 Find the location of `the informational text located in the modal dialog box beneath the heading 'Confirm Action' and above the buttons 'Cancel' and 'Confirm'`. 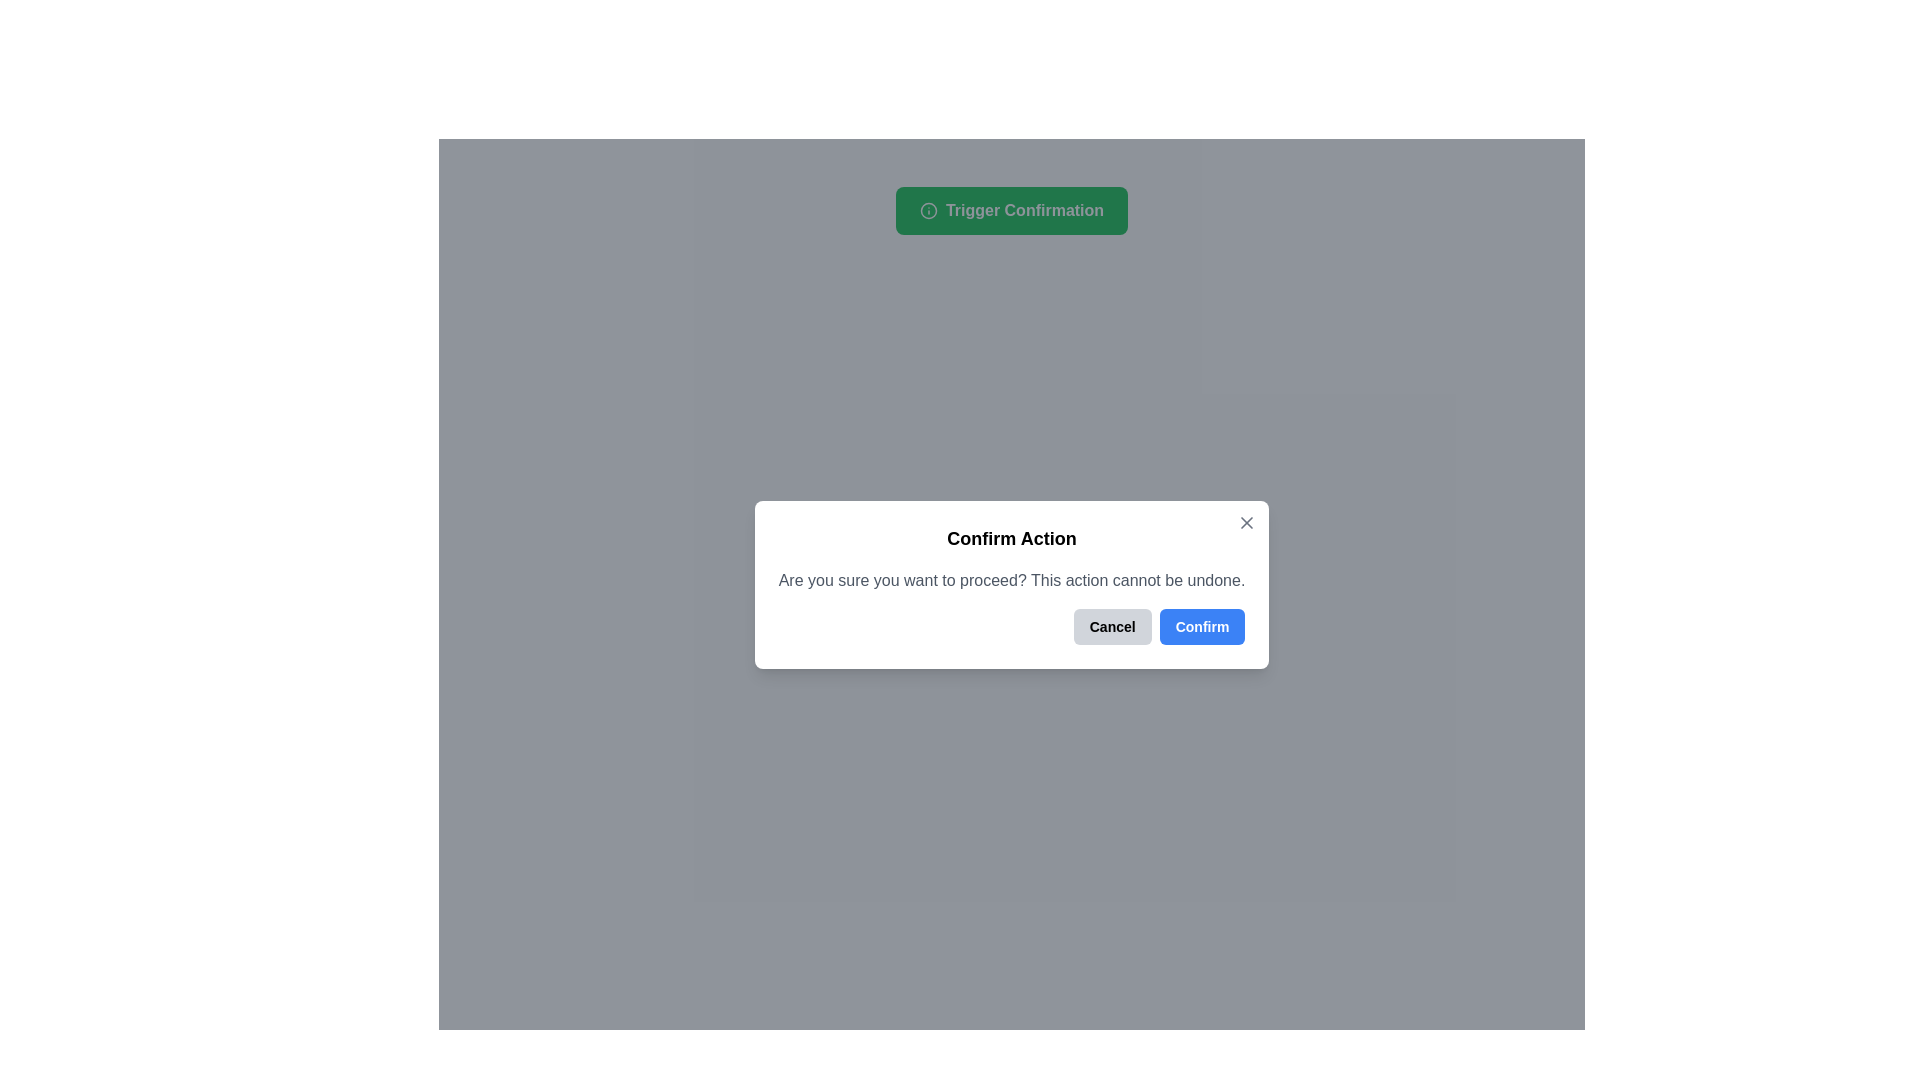

the informational text located in the modal dialog box beneath the heading 'Confirm Action' and above the buttons 'Cancel' and 'Confirm' is located at coordinates (1012, 579).